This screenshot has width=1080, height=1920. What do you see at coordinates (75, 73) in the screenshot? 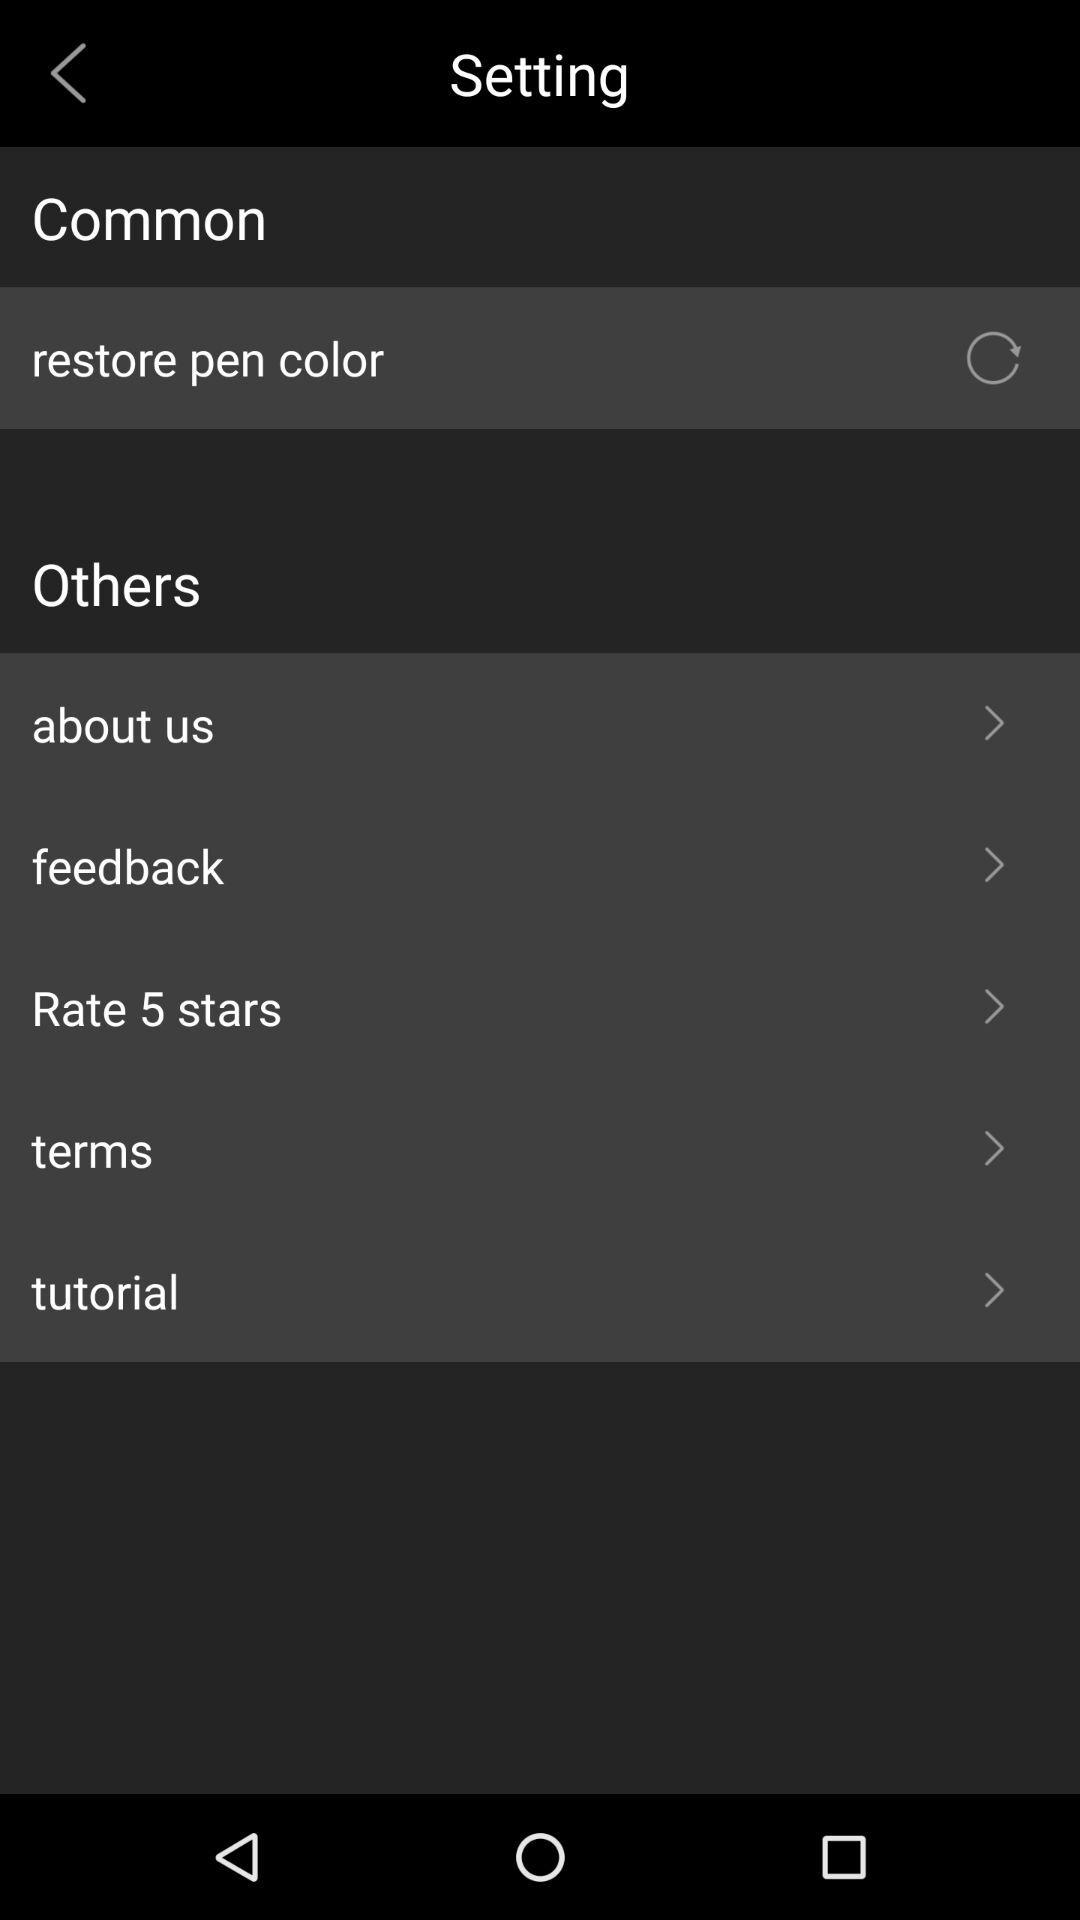
I see `the item next to setting` at bounding box center [75, 73].